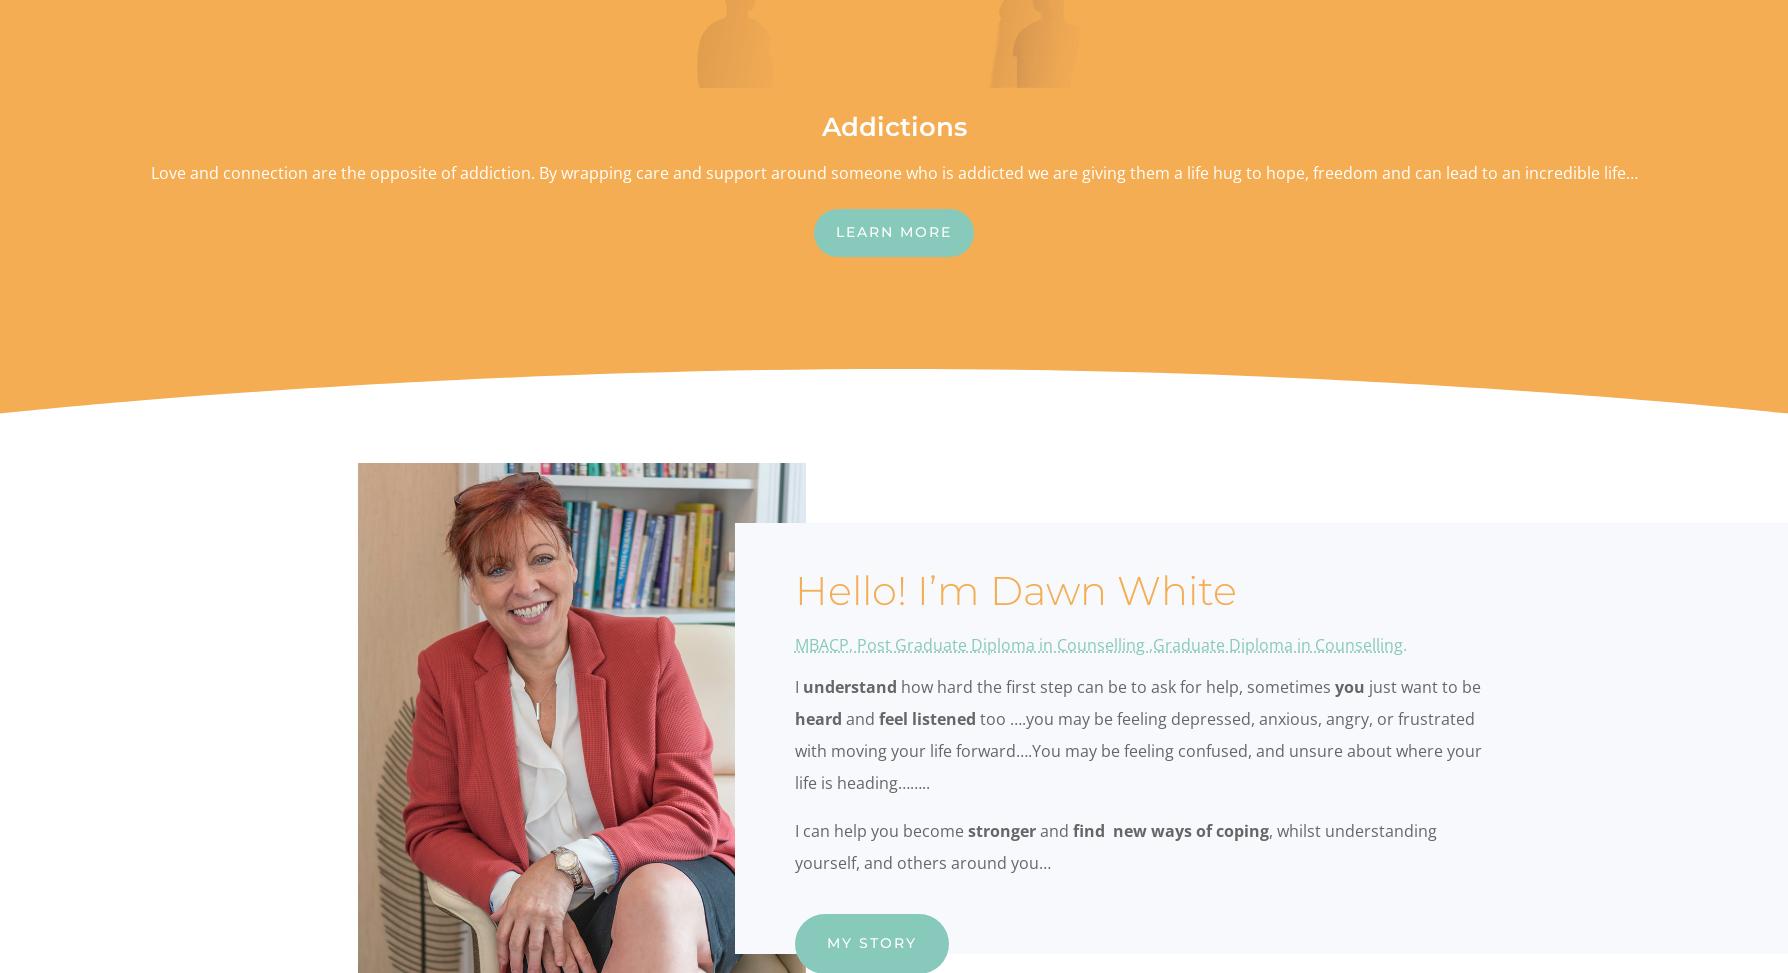 This screenshot has width=1788, height=973. I want to click on 'just want to be', so click(1421, 684).